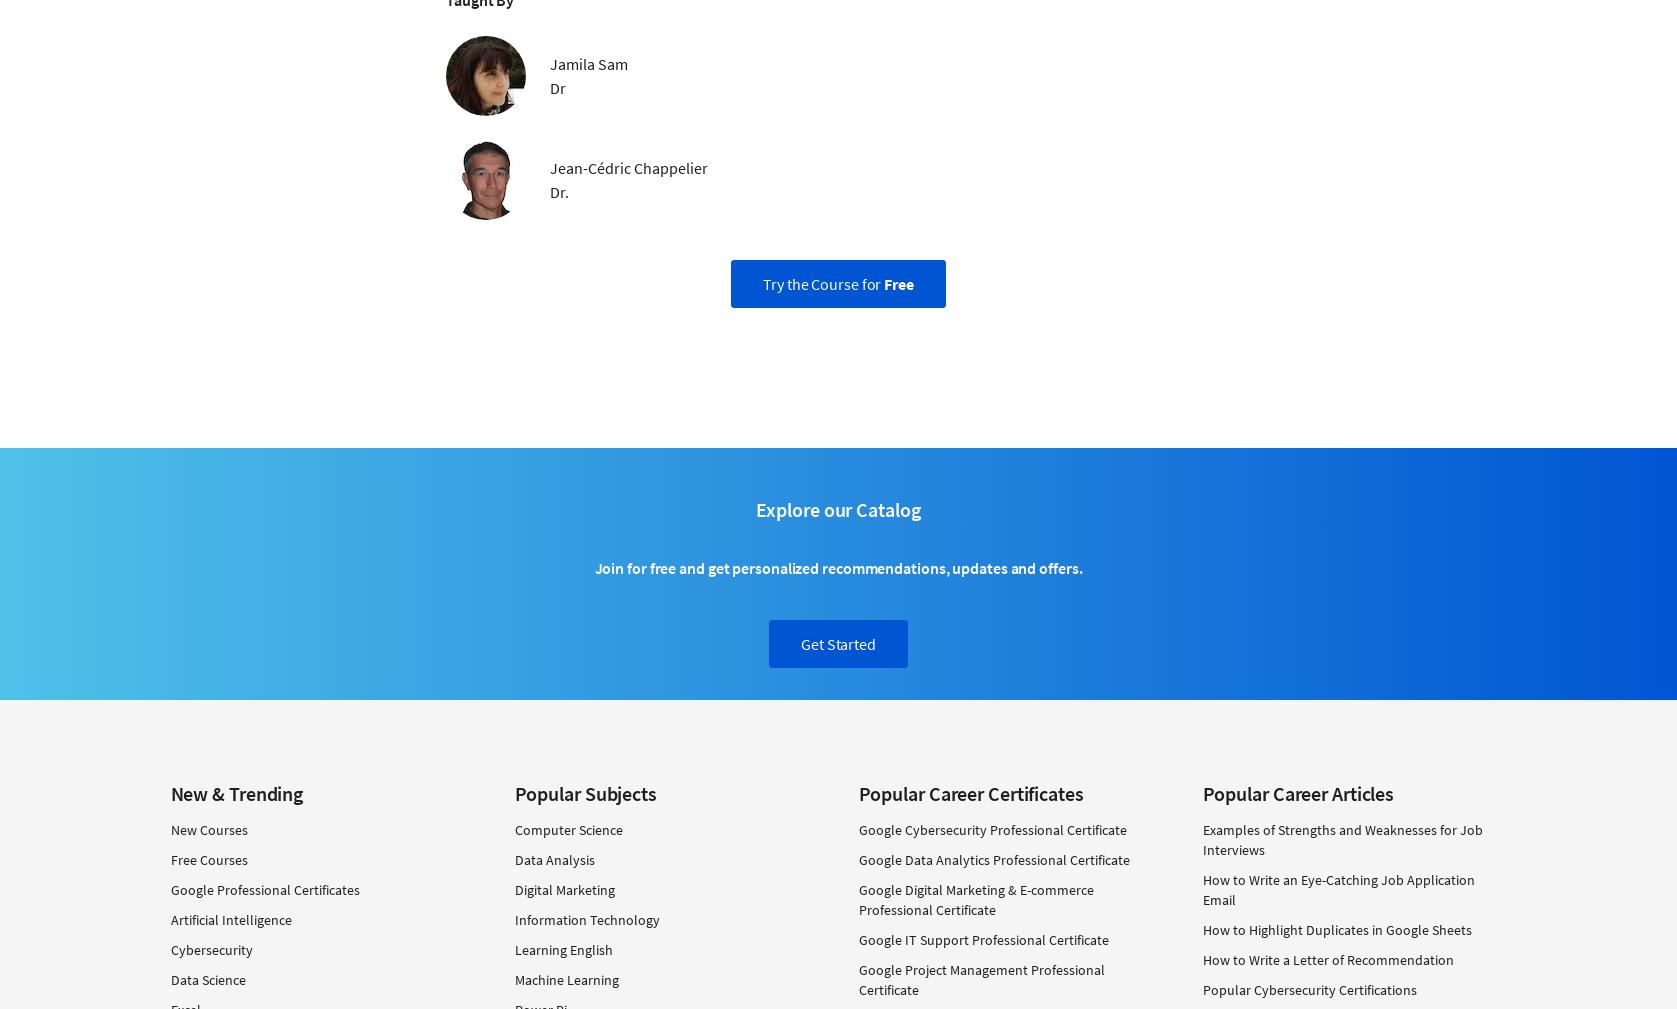 The height and width of the screenshot is (1009, 1677). Describe the element at coordinates (856, 792) in the screenshot. I see `'Popular Career Certificates'` at that location.